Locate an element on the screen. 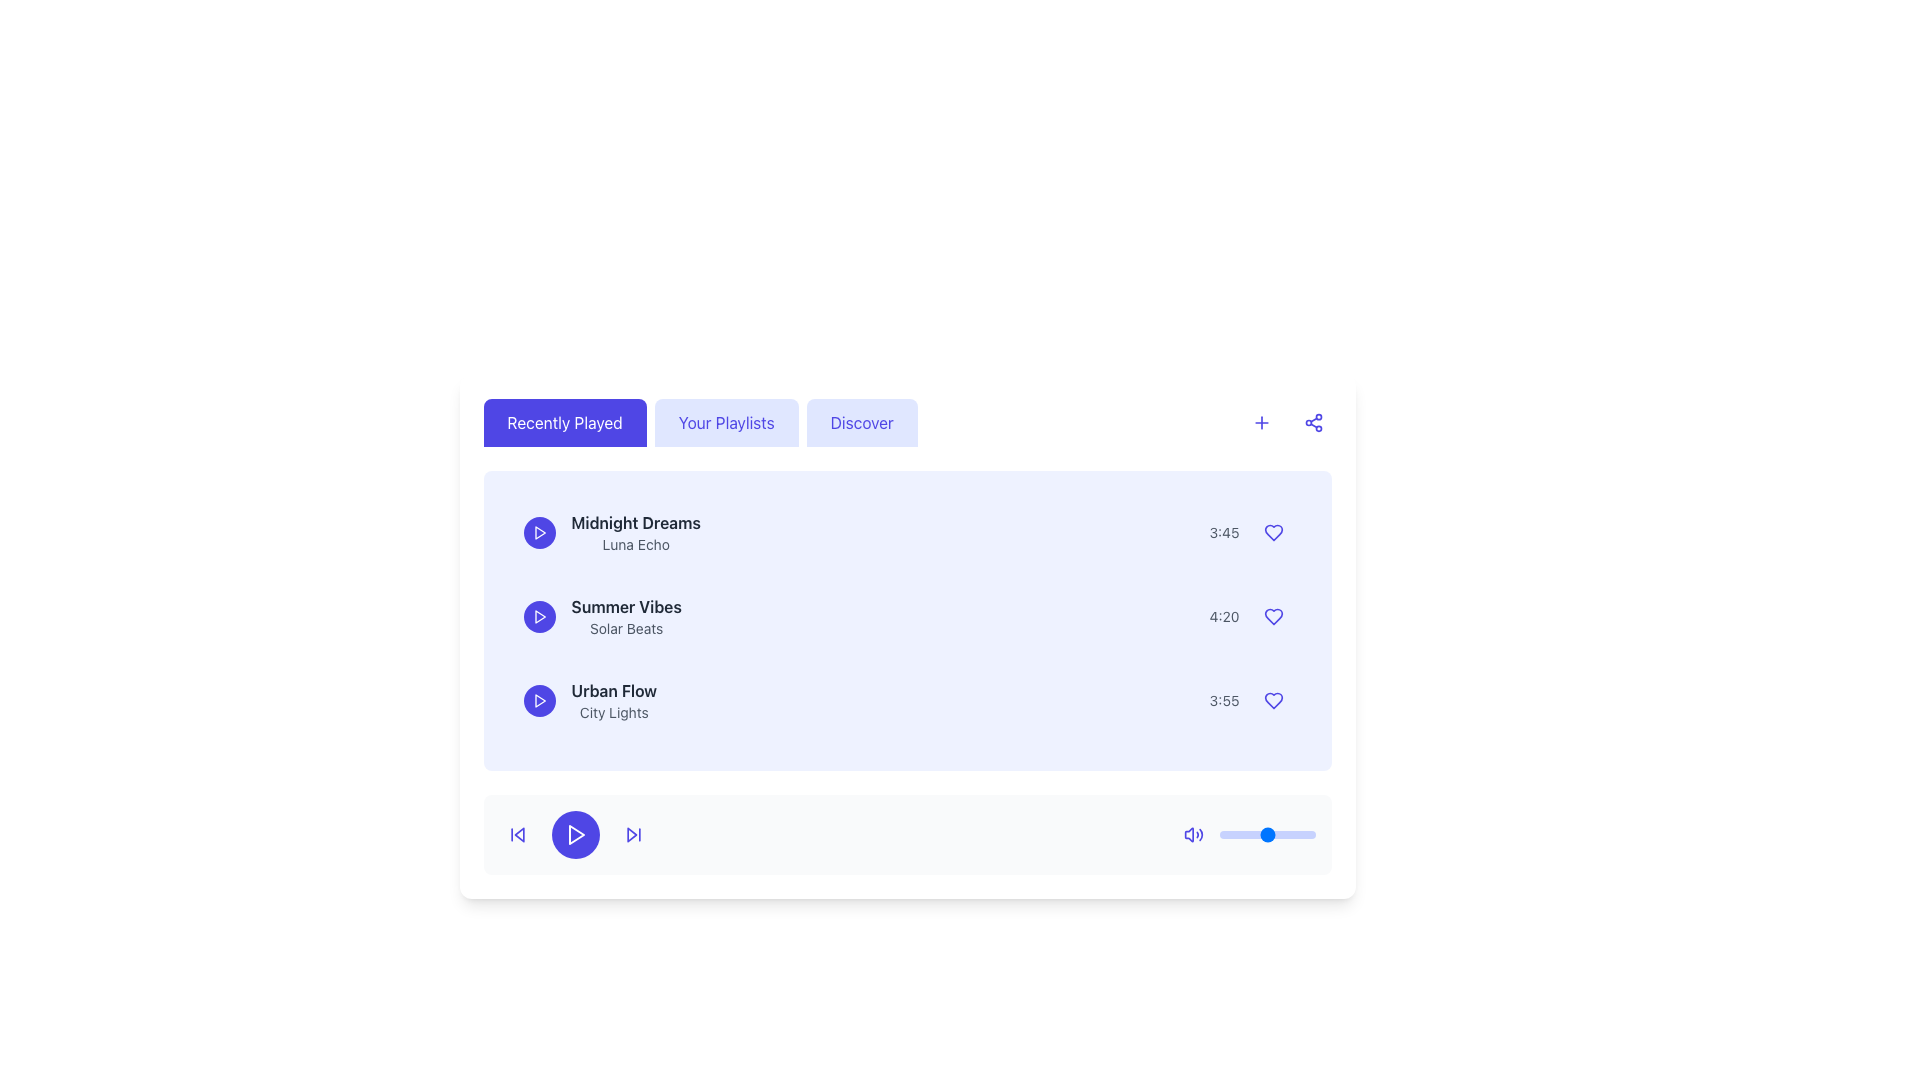  the third List Item representing a media track in the 'Recently Played' section is located at coordinates (906, 700).